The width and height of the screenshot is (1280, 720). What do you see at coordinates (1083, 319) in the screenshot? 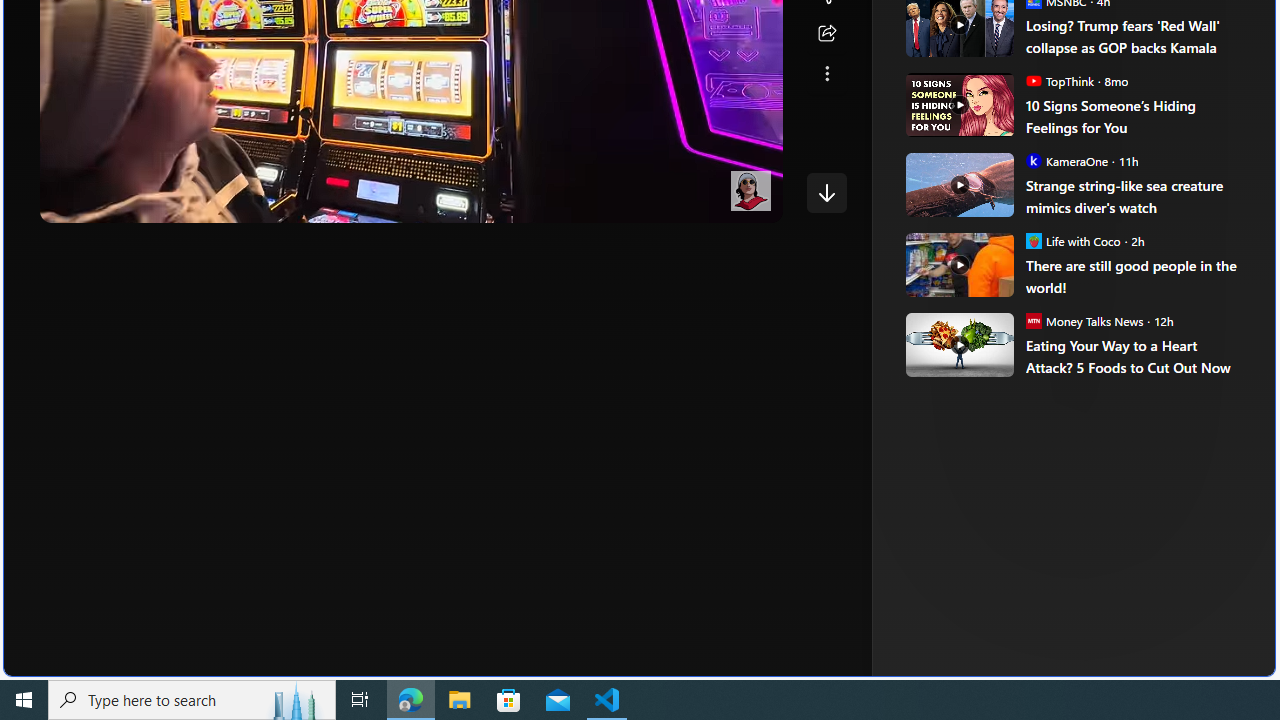
I see `'Money Talks News Money Talks News'` at bounding box center [1083, 319].